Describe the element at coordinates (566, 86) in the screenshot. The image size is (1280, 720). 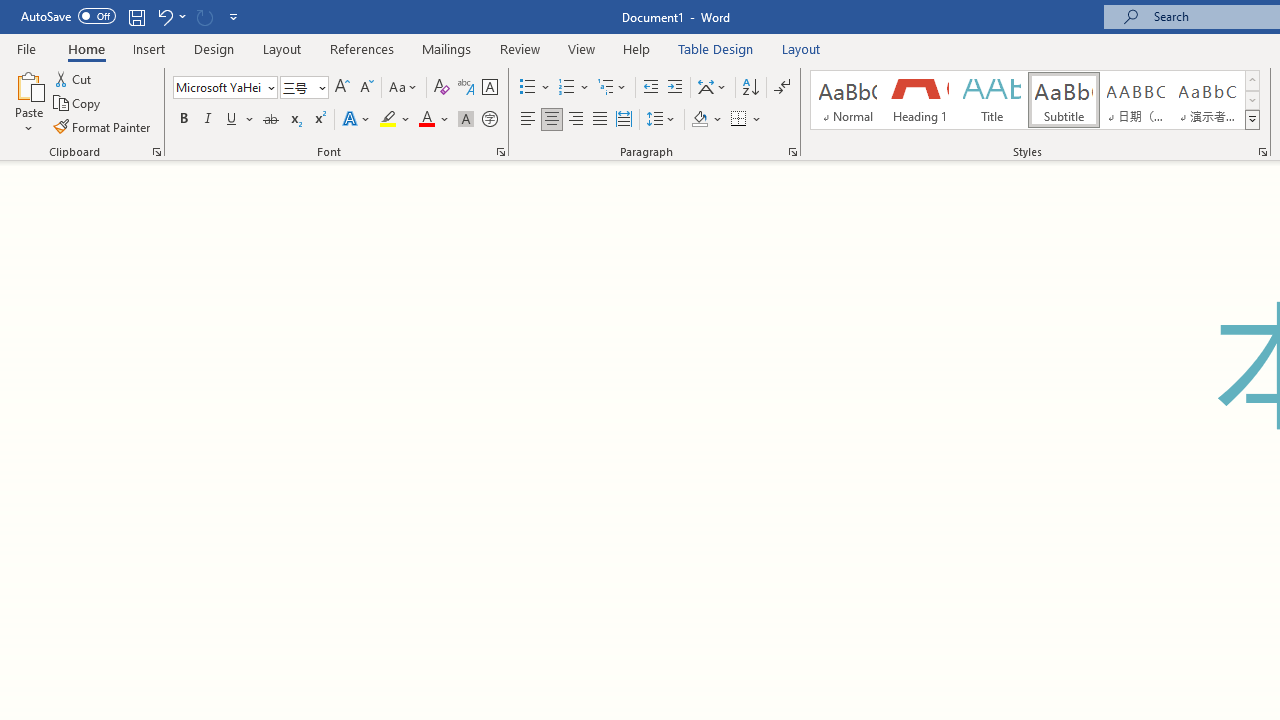
I see `'Numbering'` at that location.